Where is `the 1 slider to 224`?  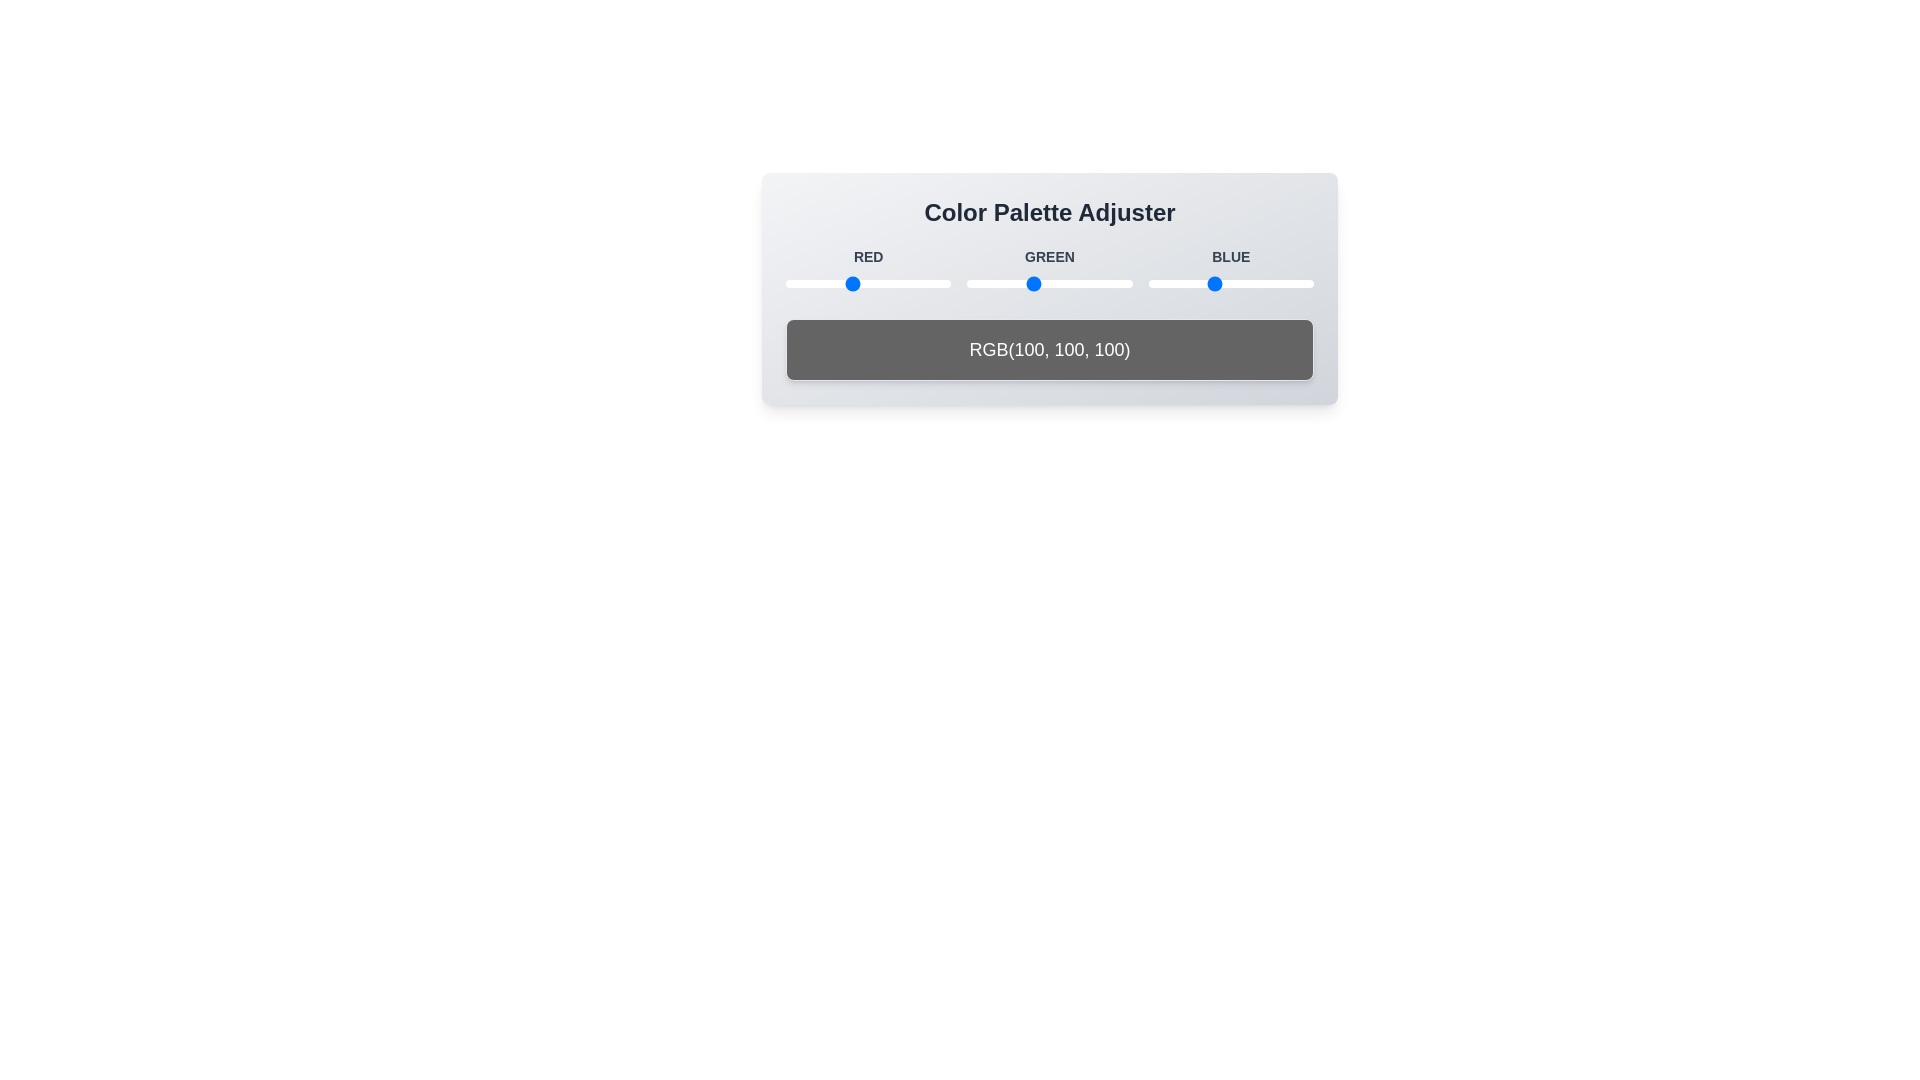
the 1 slider to 224 is located at coordinates (930, 284).